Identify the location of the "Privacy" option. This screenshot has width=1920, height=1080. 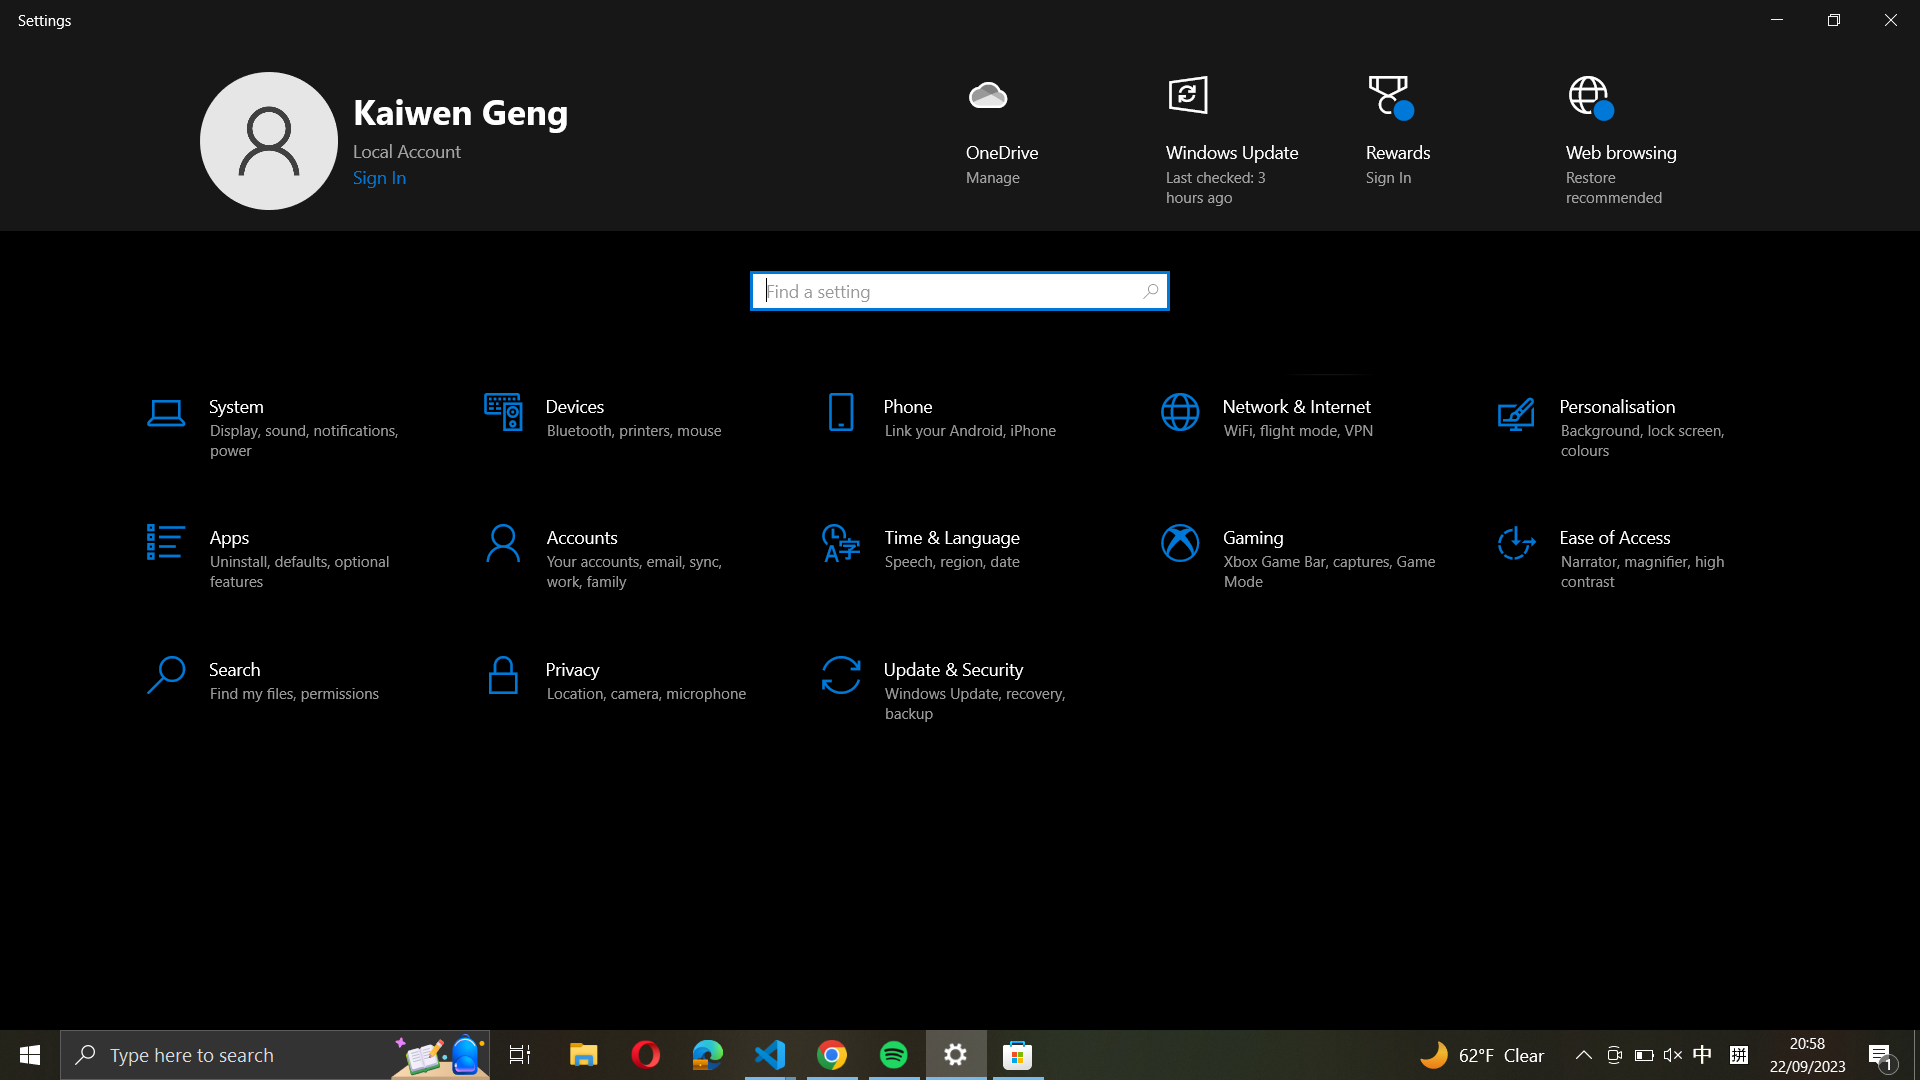
(622, 678).